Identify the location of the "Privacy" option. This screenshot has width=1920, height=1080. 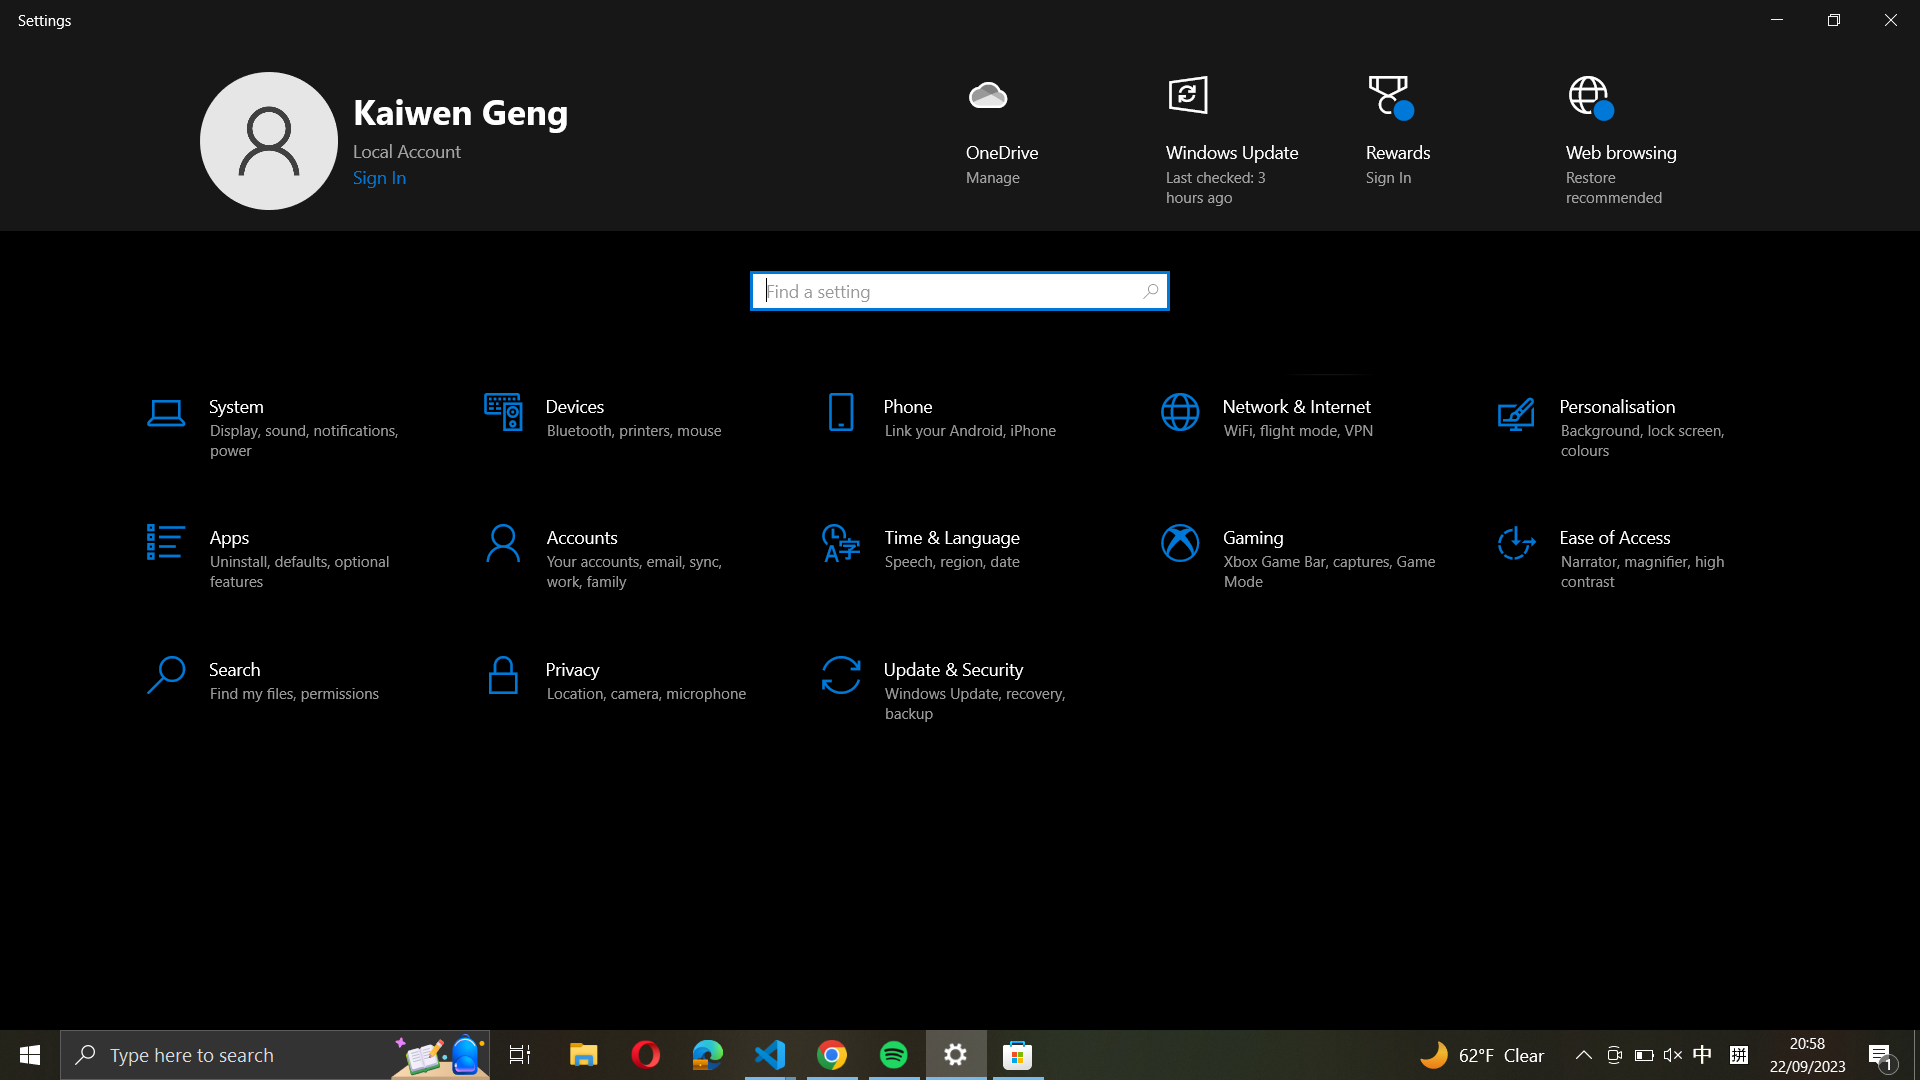
(622, 678).